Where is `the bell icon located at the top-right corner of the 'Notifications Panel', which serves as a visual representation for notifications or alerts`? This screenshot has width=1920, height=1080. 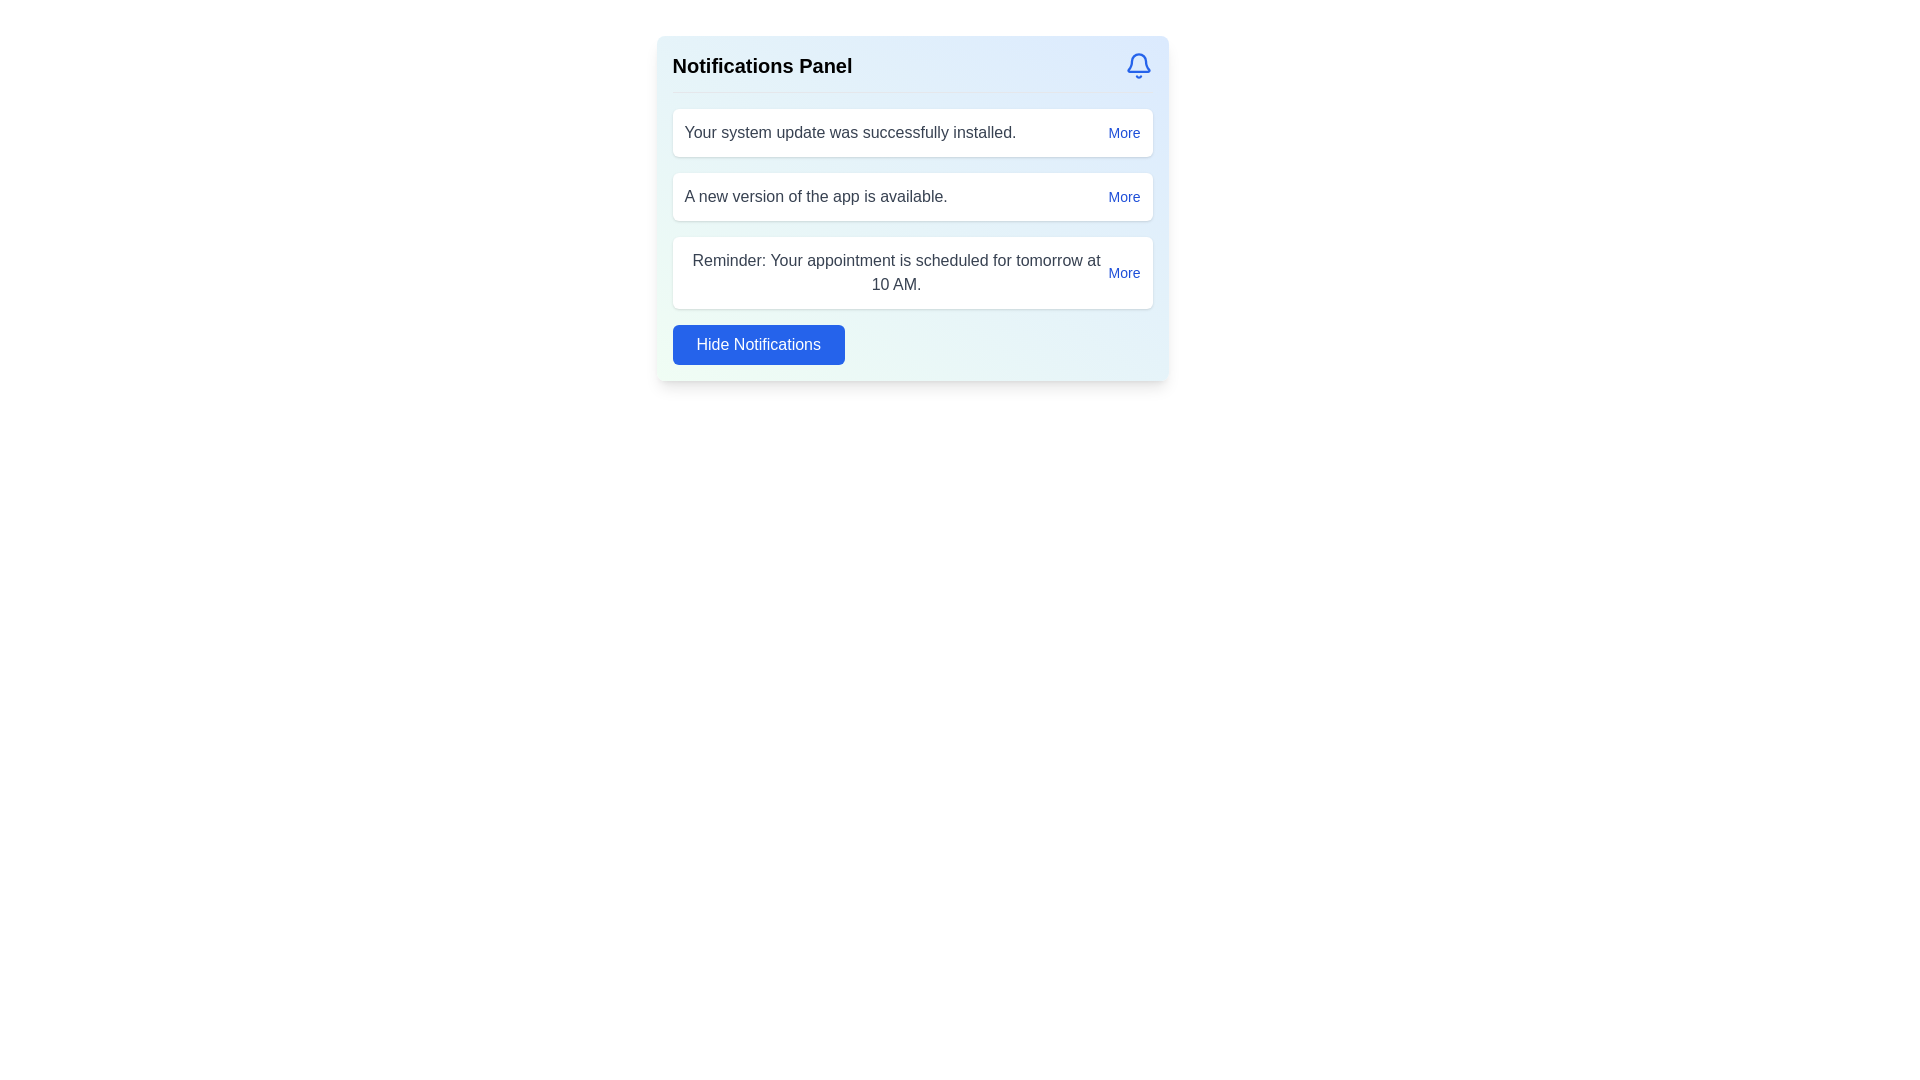 the bell icon located at the top-right corner of the 'Notifications Panel', which serves as a visual representation for notifications or alerts is located at coordinates (1138, 64).